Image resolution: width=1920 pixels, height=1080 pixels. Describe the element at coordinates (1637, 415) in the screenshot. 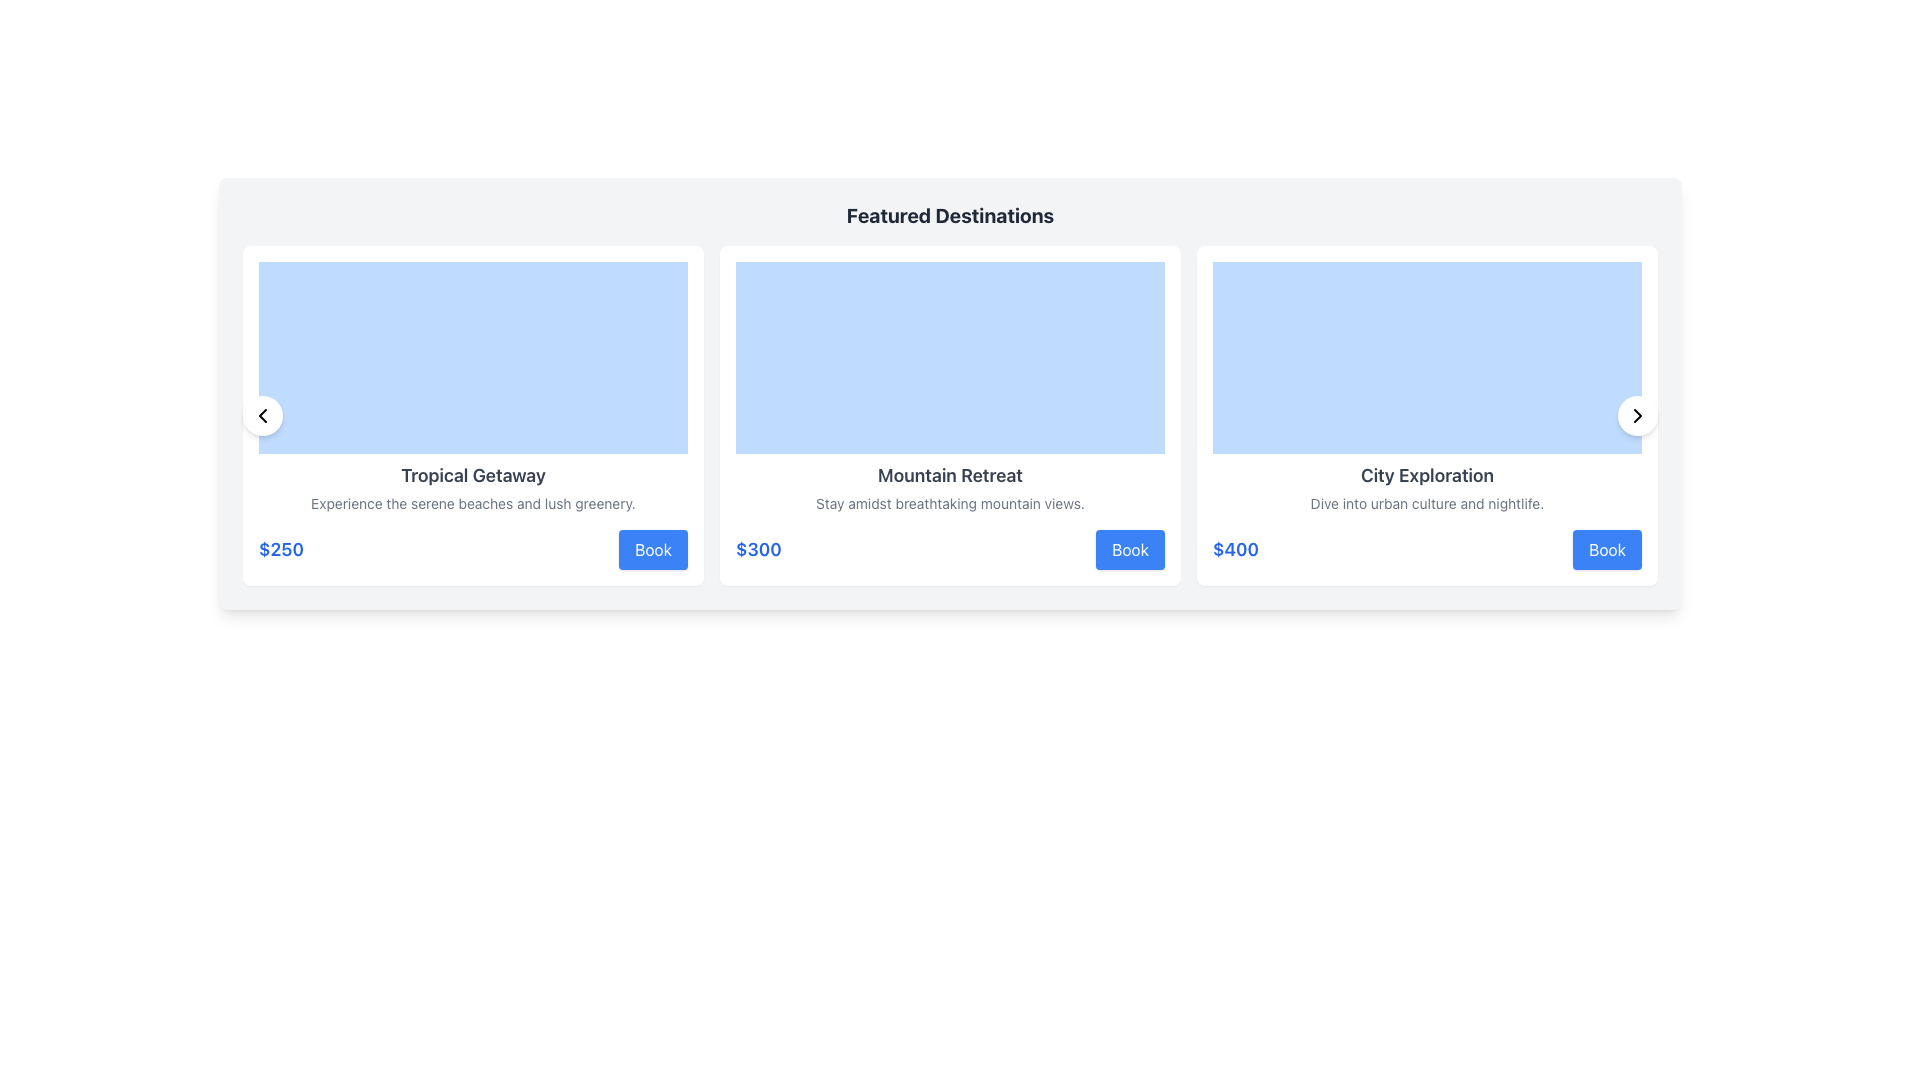

I see `the circular button with a white background and a right-facing chevron icon` at that location.